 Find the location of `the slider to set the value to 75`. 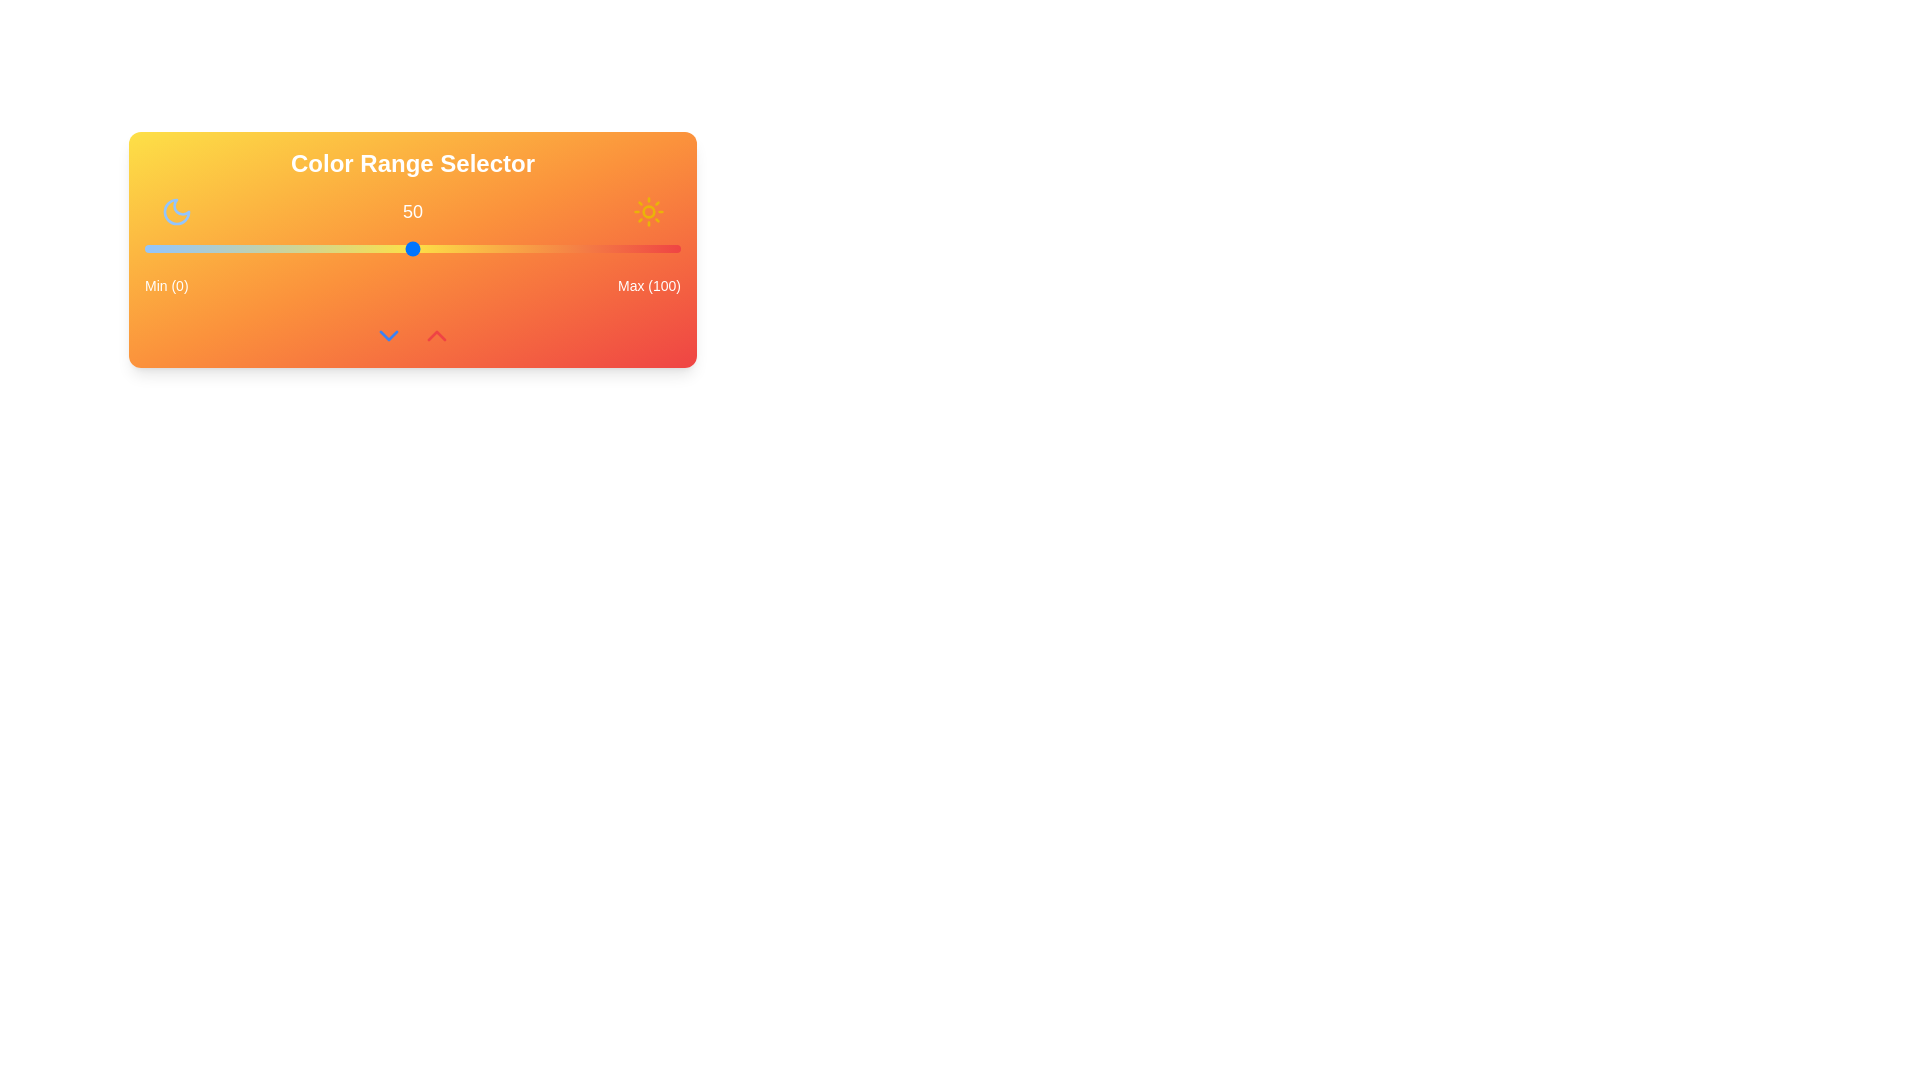

the slider to set the value to 75 is located at coordinates (547, 248).